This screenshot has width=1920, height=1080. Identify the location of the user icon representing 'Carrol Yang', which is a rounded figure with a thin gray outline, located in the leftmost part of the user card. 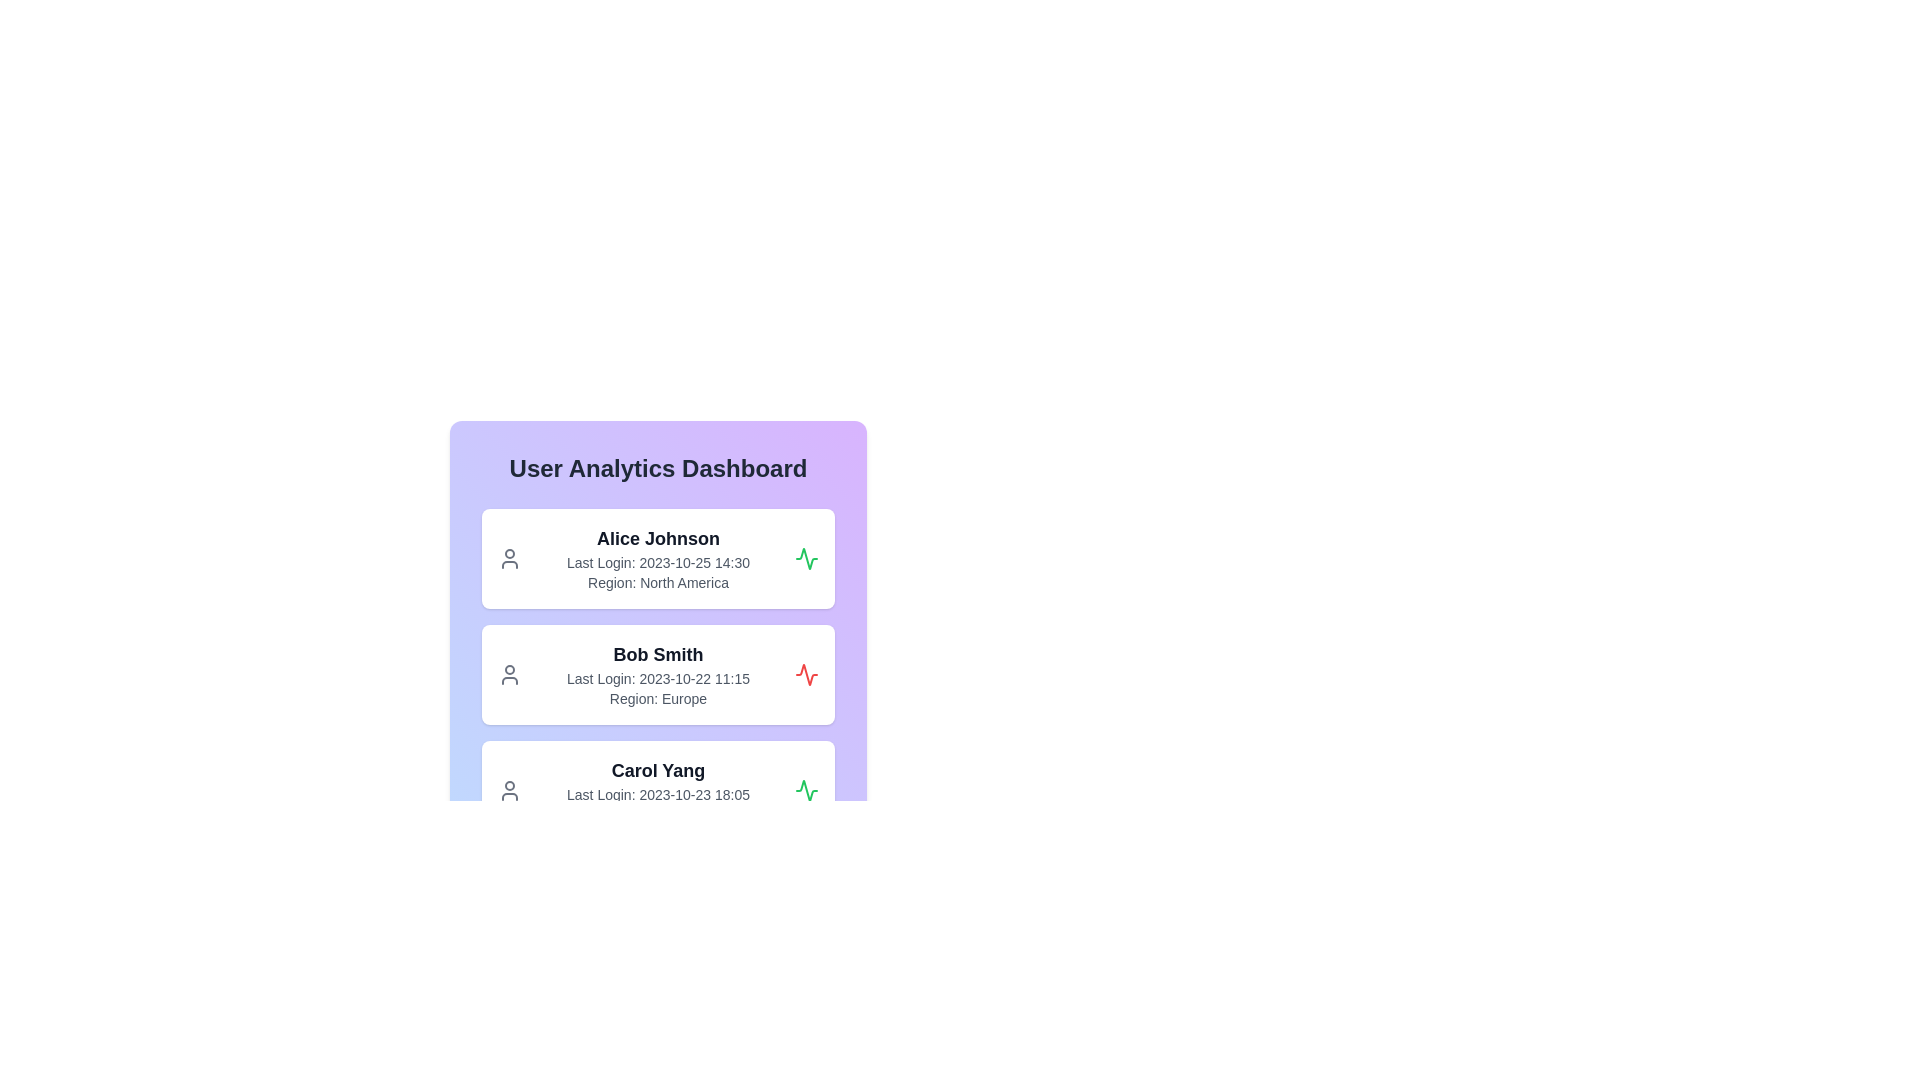
(509, 789).